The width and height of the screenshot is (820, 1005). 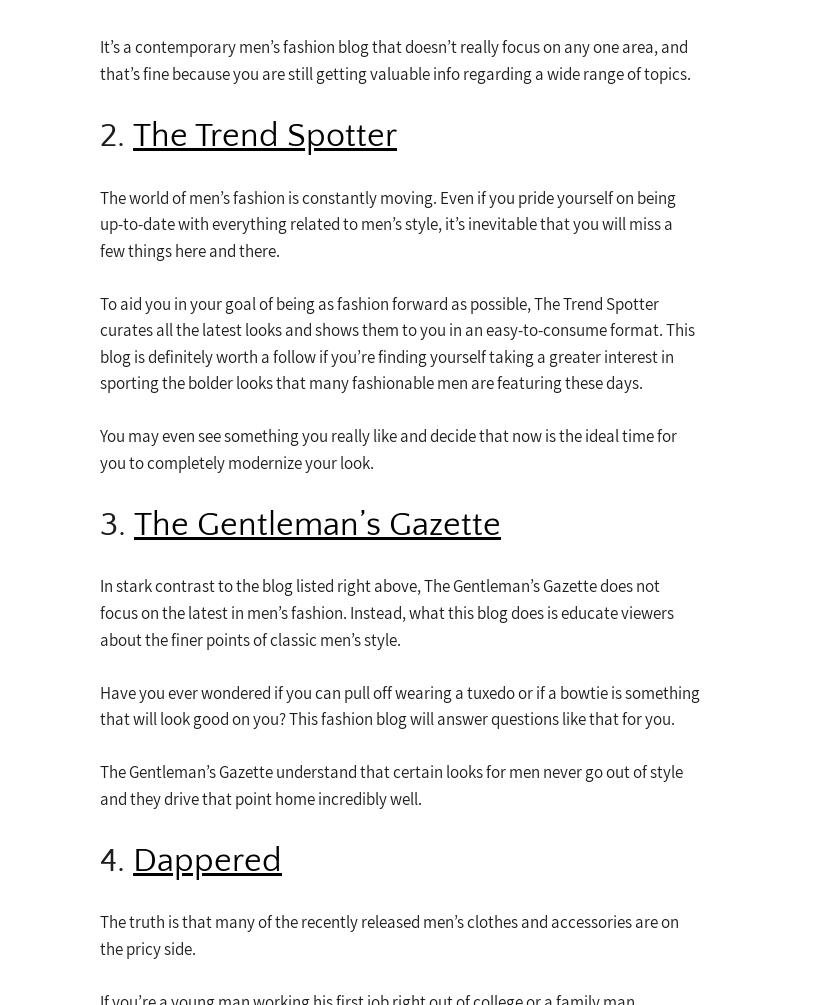 What do you see at coordinates (388, 222) in the screenshot?
I see `'The world of men’s fashion is constantly moving. Even if you pride yourself on being up-to-date with everything related to men’s style, it’s inevitable that you will miss a few things here and there.'` at bounding box center [388, 222].